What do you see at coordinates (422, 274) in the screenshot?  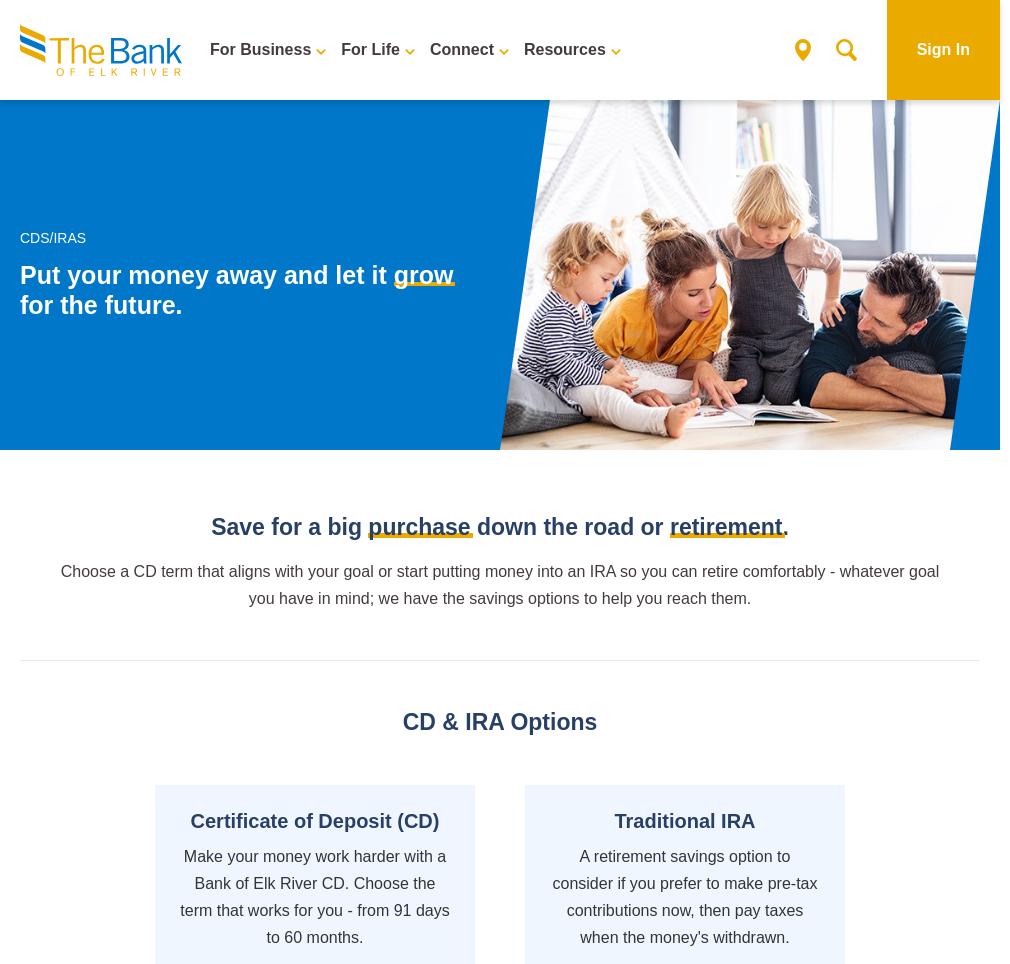 I see `'grow'` at bounding box center [422, 274].